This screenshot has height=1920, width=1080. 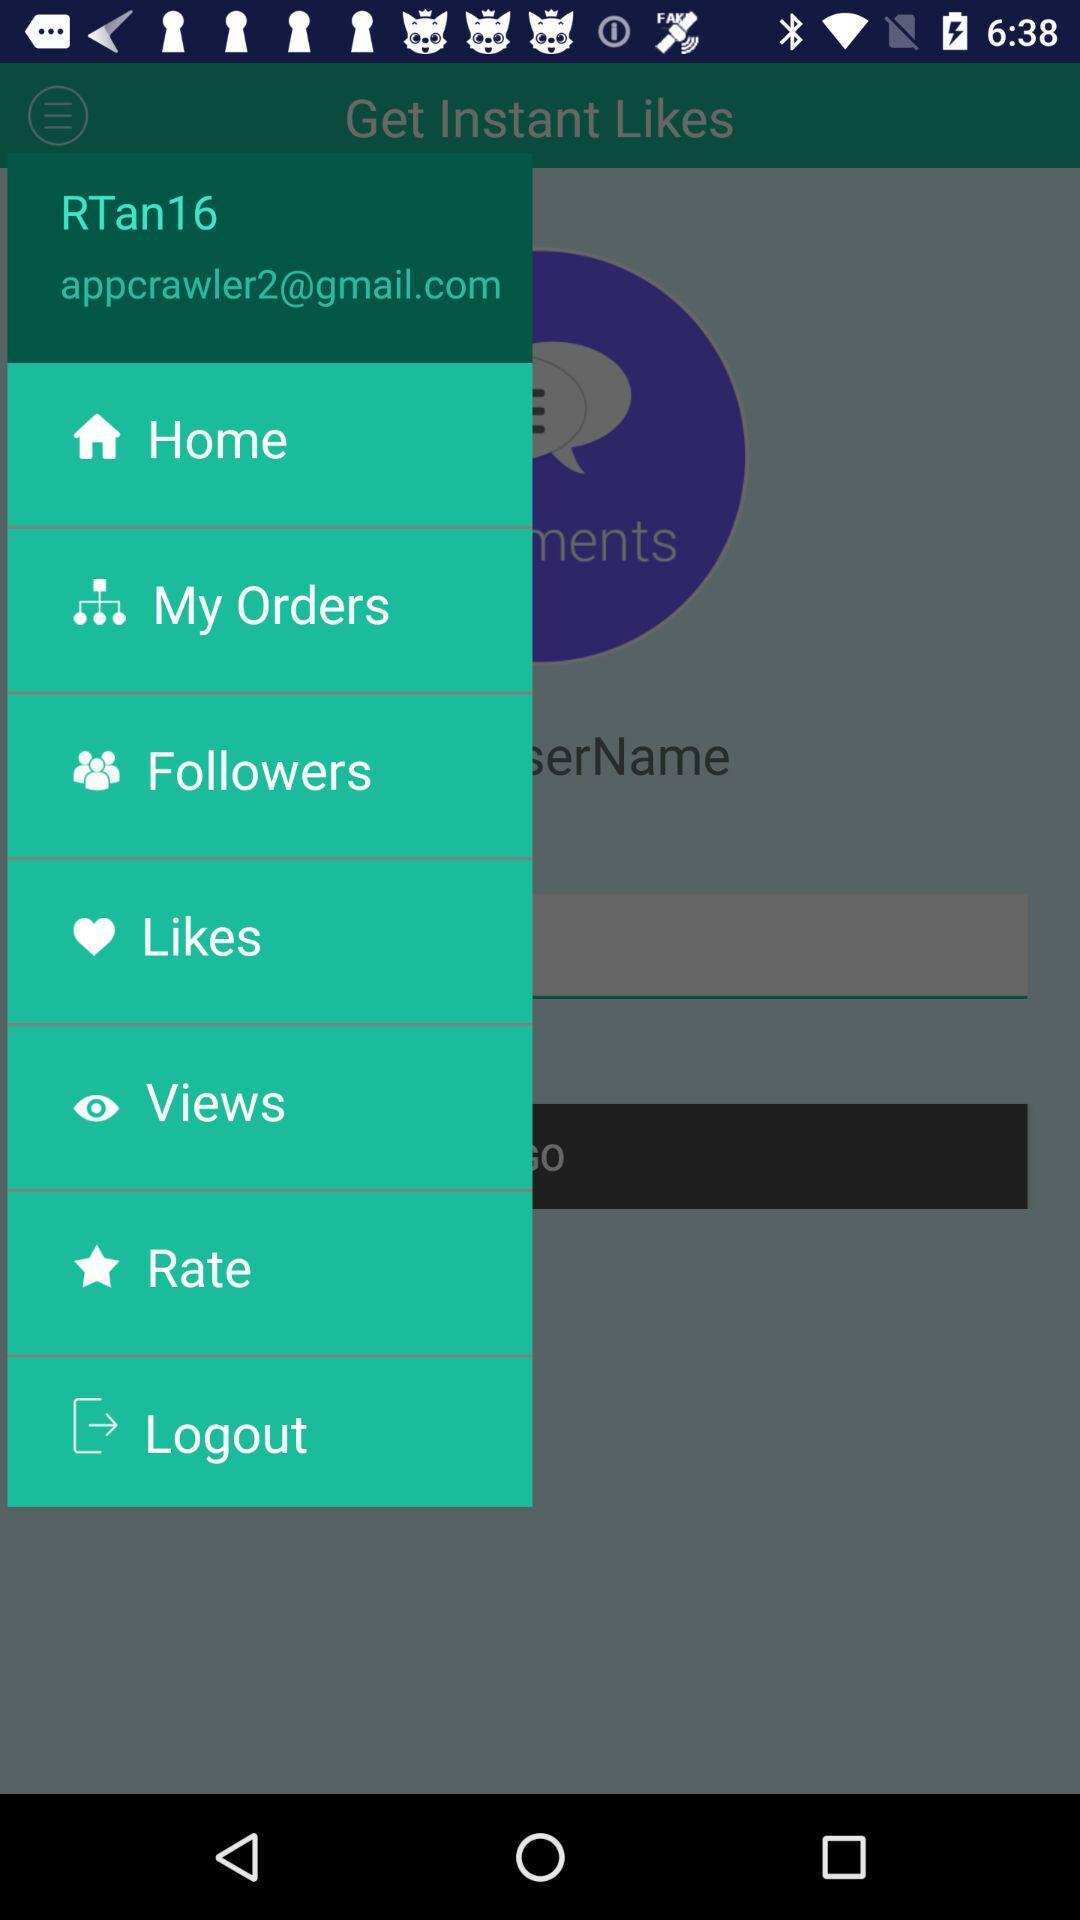 What do you see at coordinates (271, 602) in the screenshot?
I see `the my orders` at bounding box center [271, 602].